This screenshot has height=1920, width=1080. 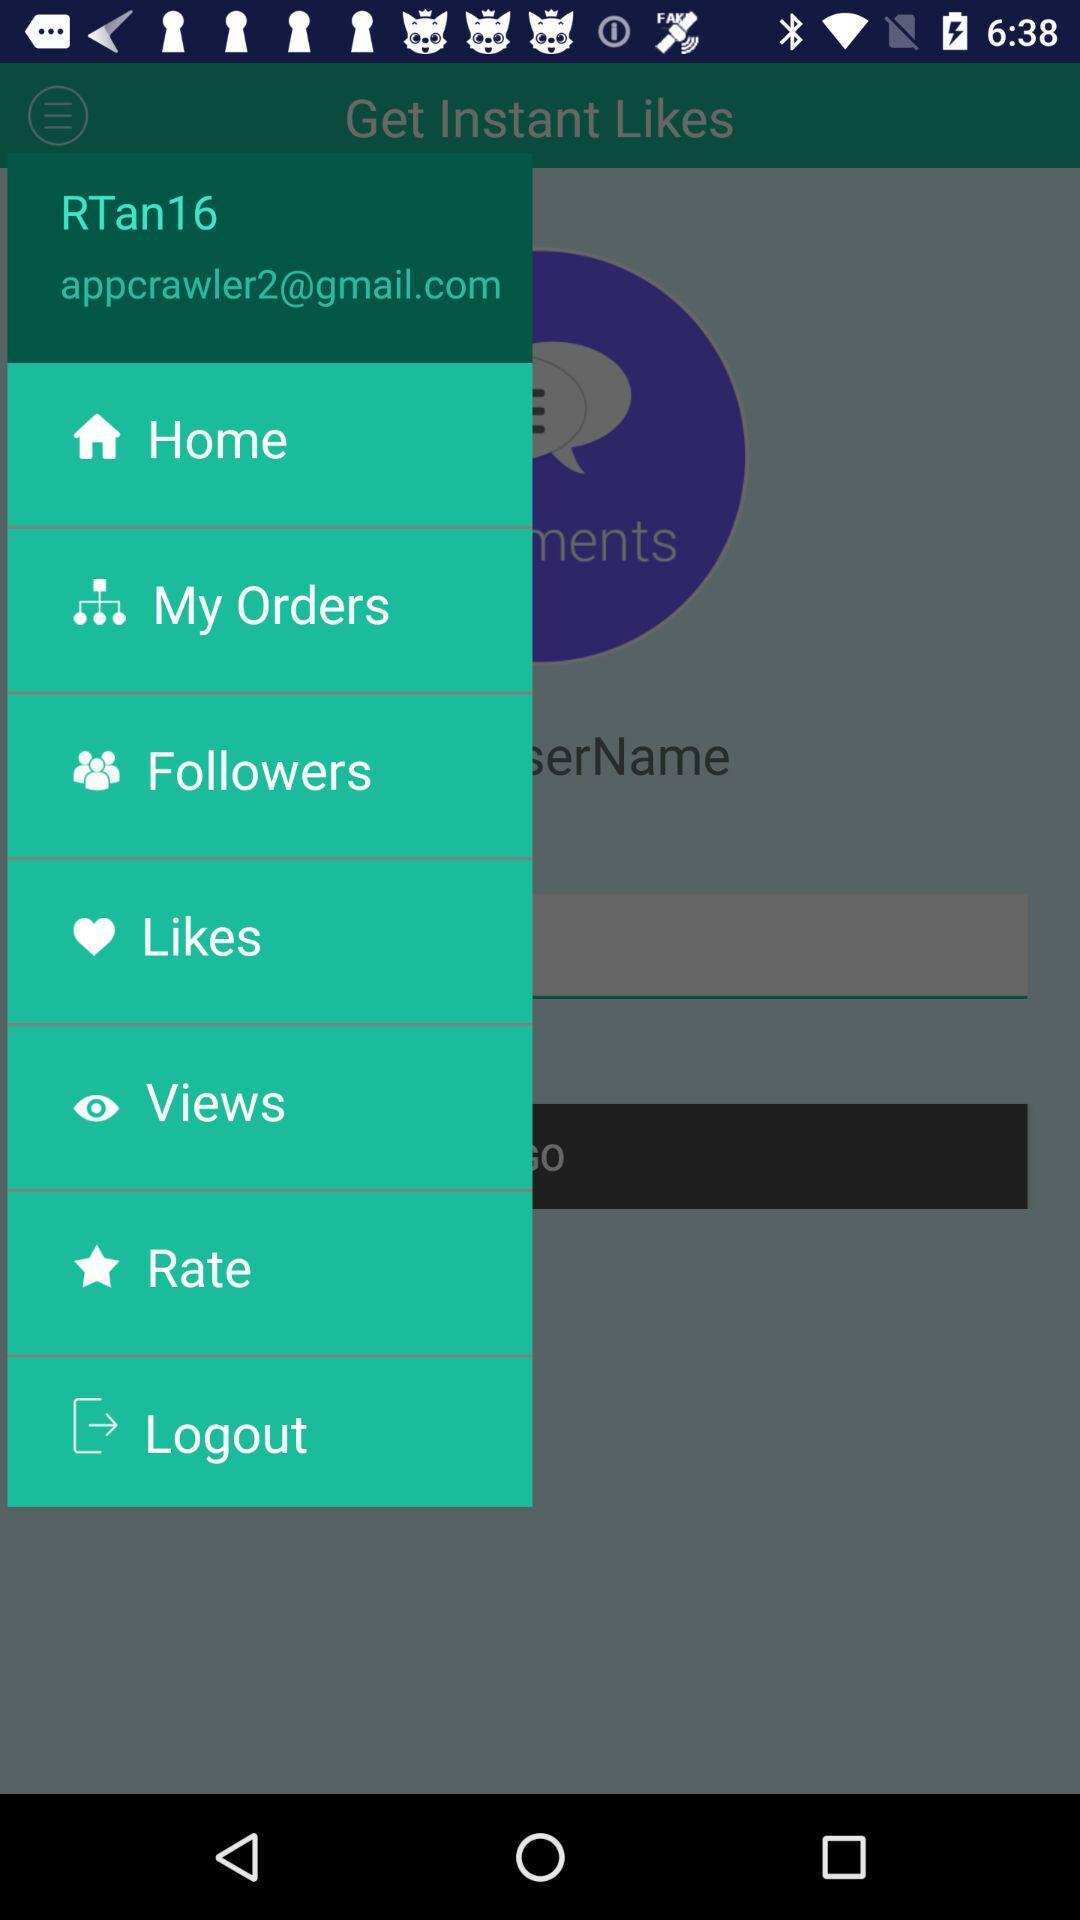 What do you see at coordinates (271, 602) in the screenshot?
I see `the my orders` at bounding box center [271, 602].